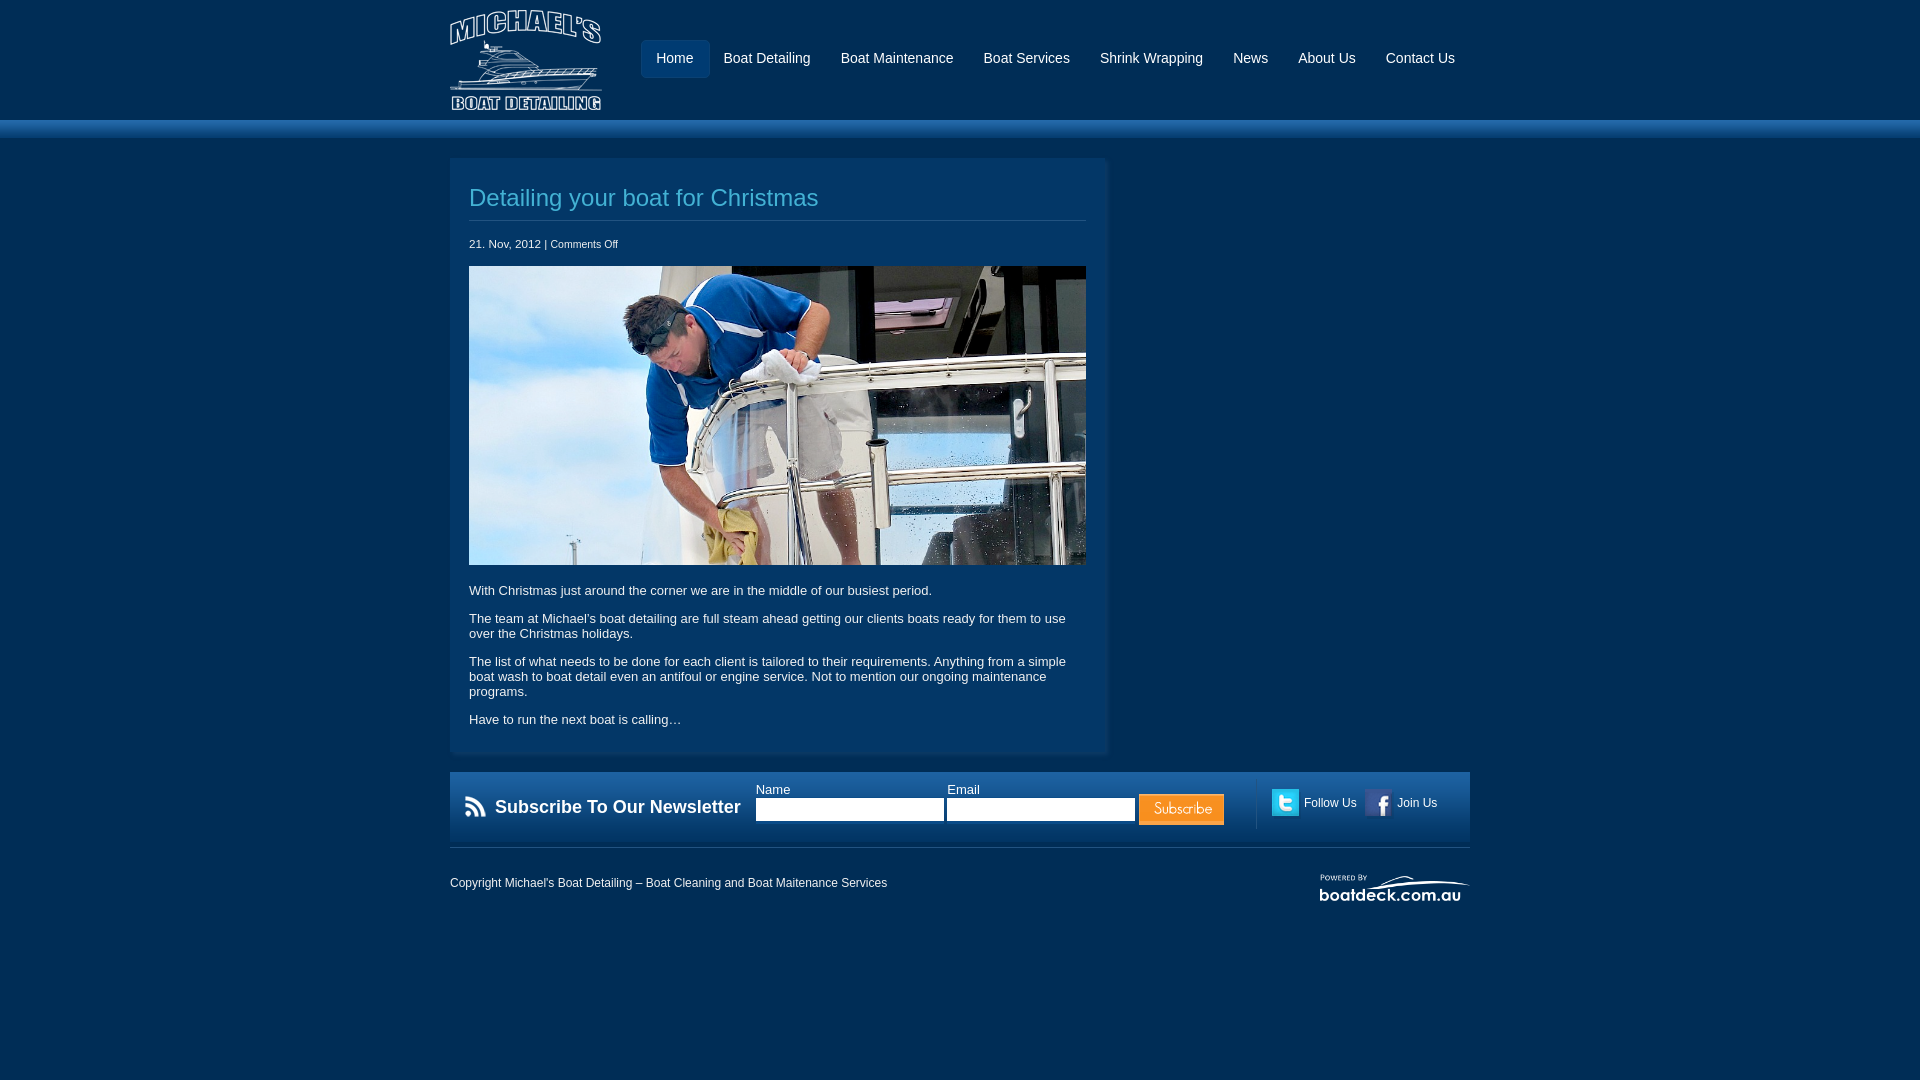  What do you see at coordinates (765, 64) in the screenshot?
I see `'Boat Detailing'` at bounding box center [765, 64].